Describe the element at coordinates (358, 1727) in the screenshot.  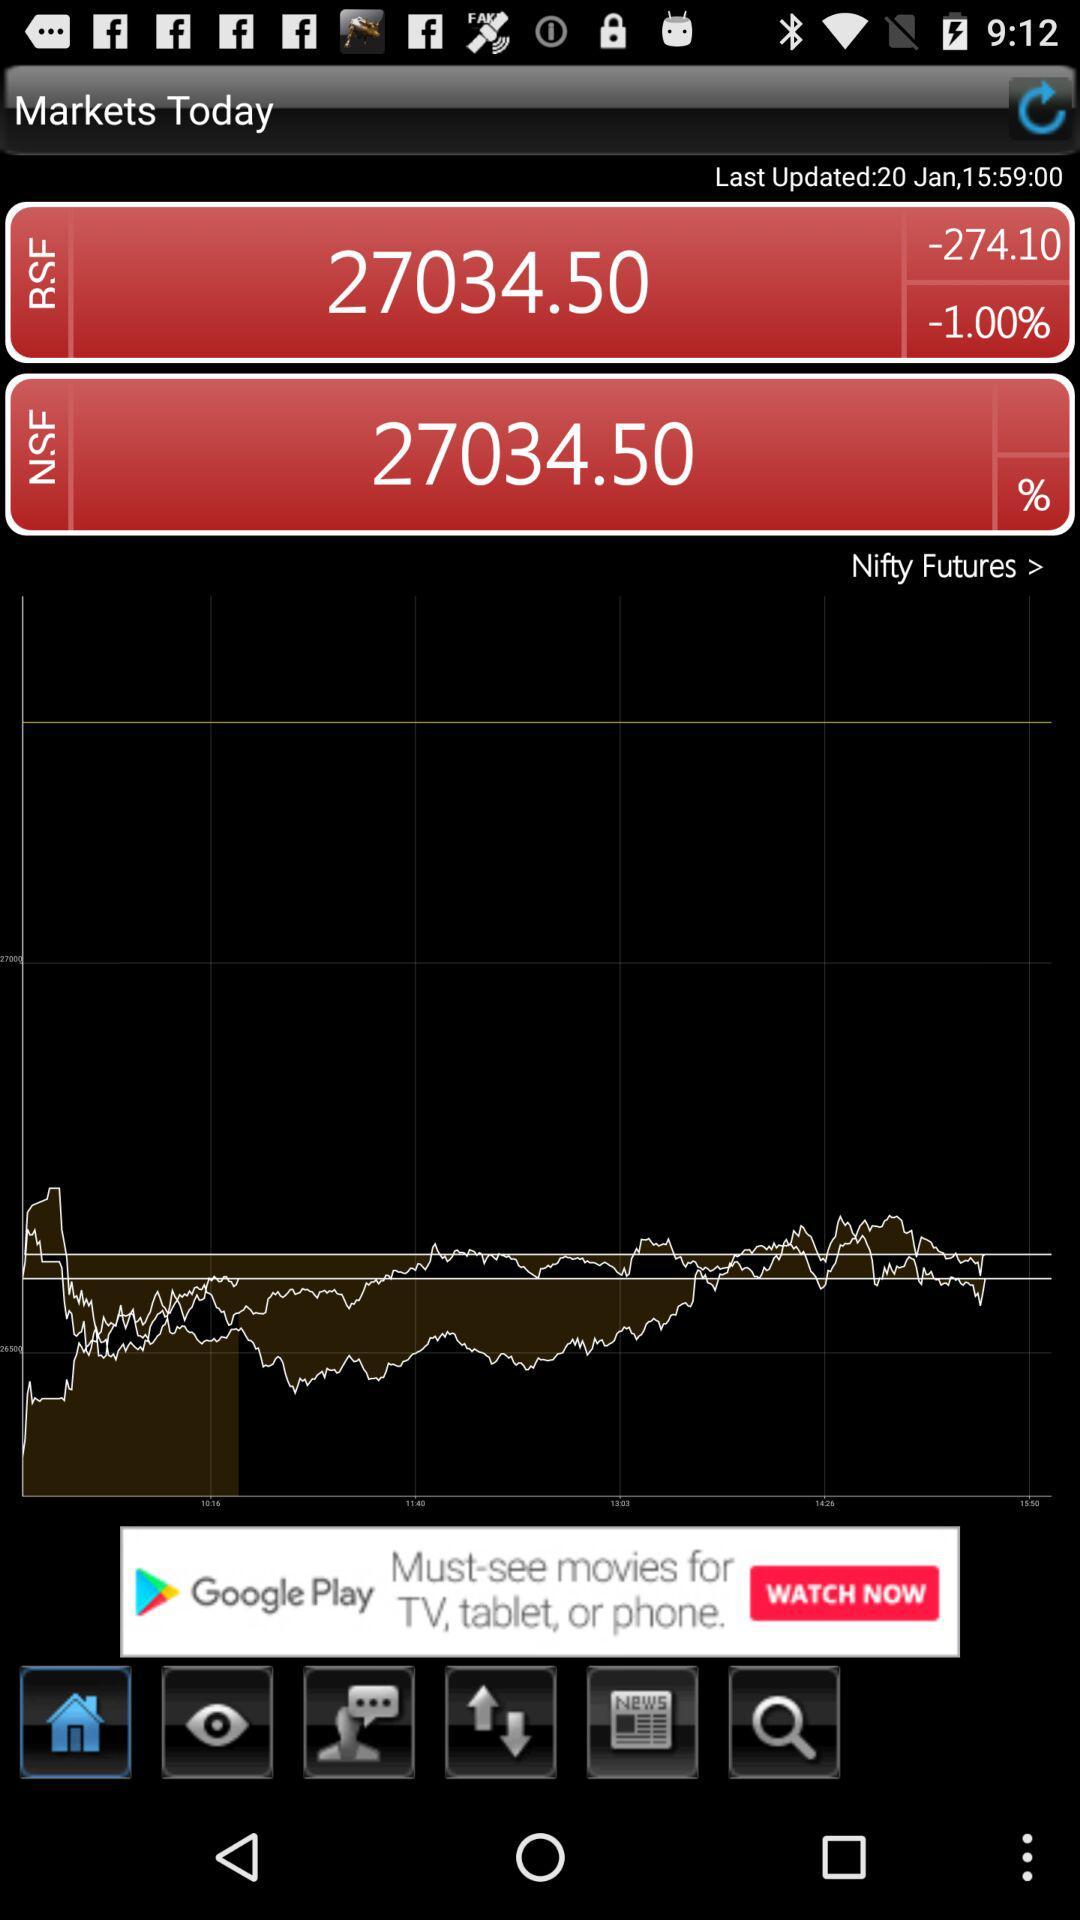
I see `contact` at that location.